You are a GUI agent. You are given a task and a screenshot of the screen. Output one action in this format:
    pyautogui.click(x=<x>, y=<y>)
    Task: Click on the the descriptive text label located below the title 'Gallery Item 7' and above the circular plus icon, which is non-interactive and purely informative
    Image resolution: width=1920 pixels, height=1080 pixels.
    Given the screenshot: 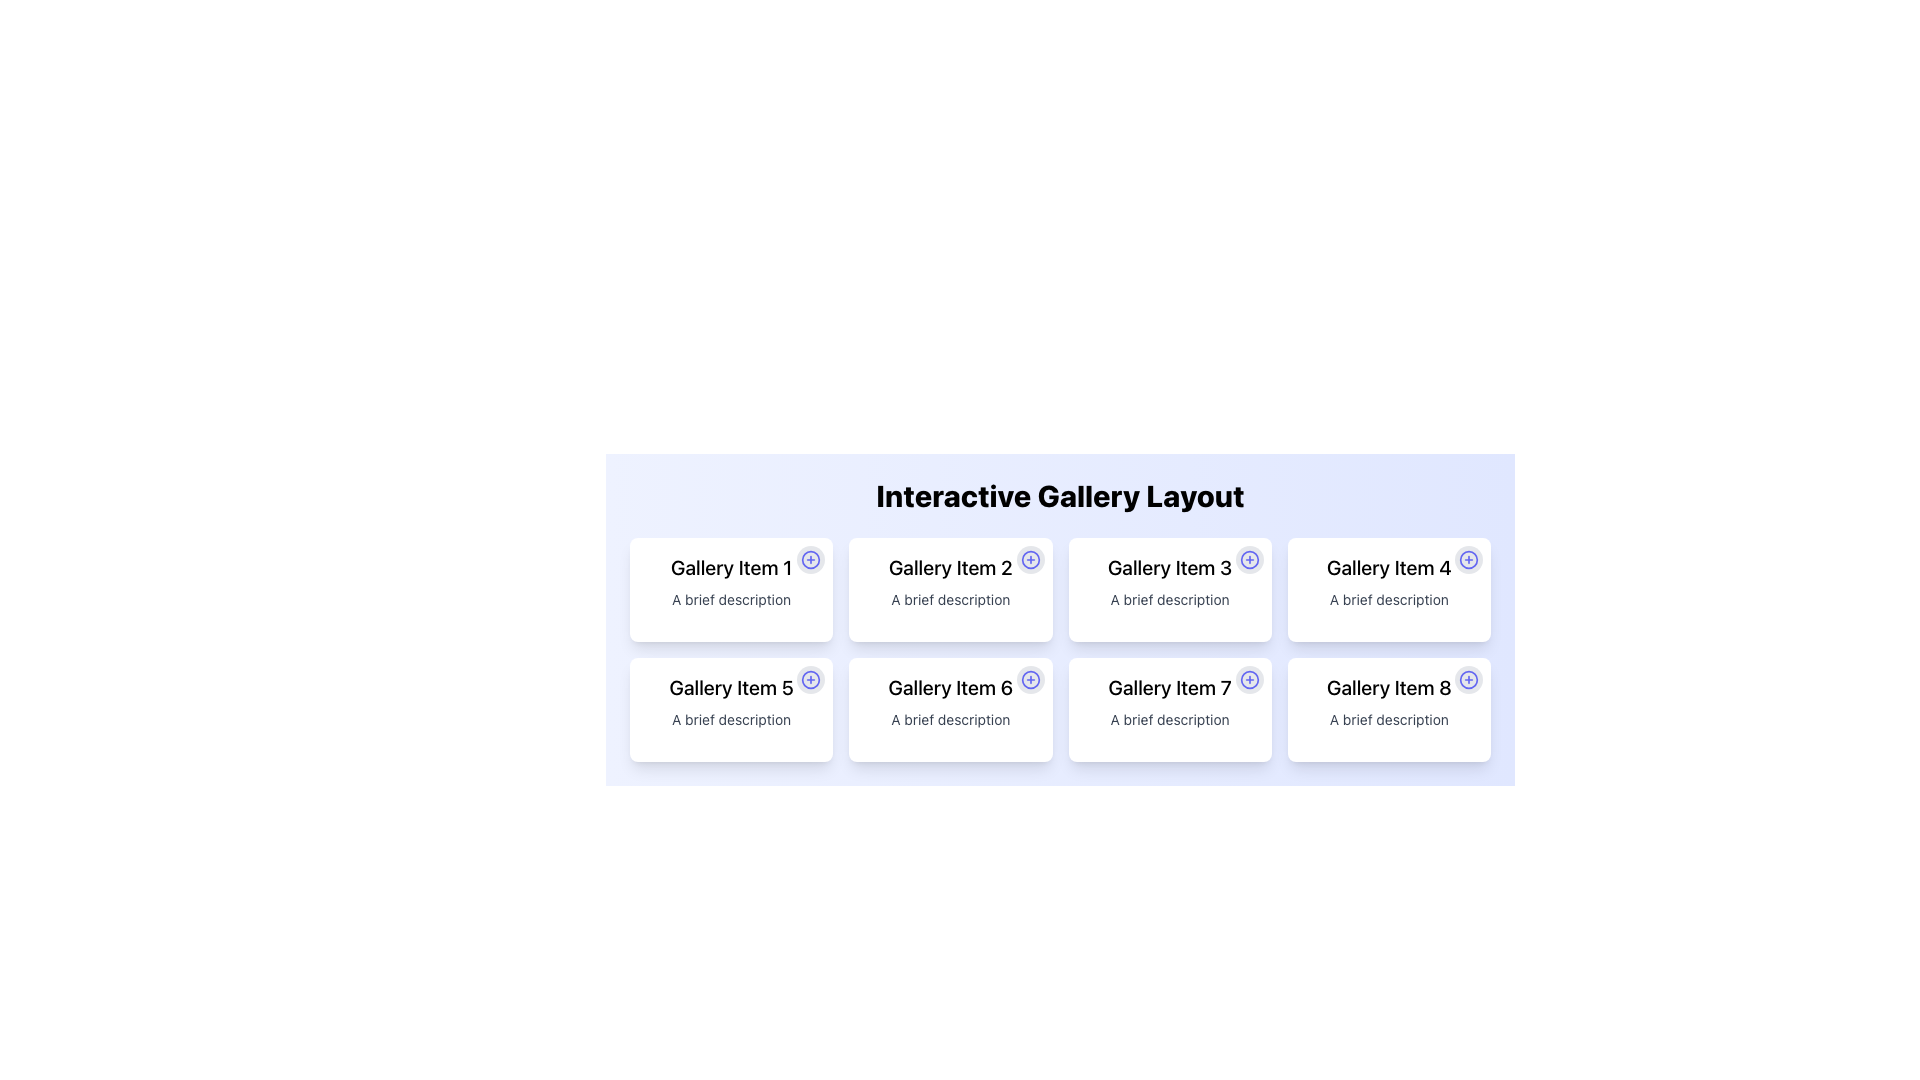 What is the action you would take?
    pyautogui.click(x=1170, y=720)
    